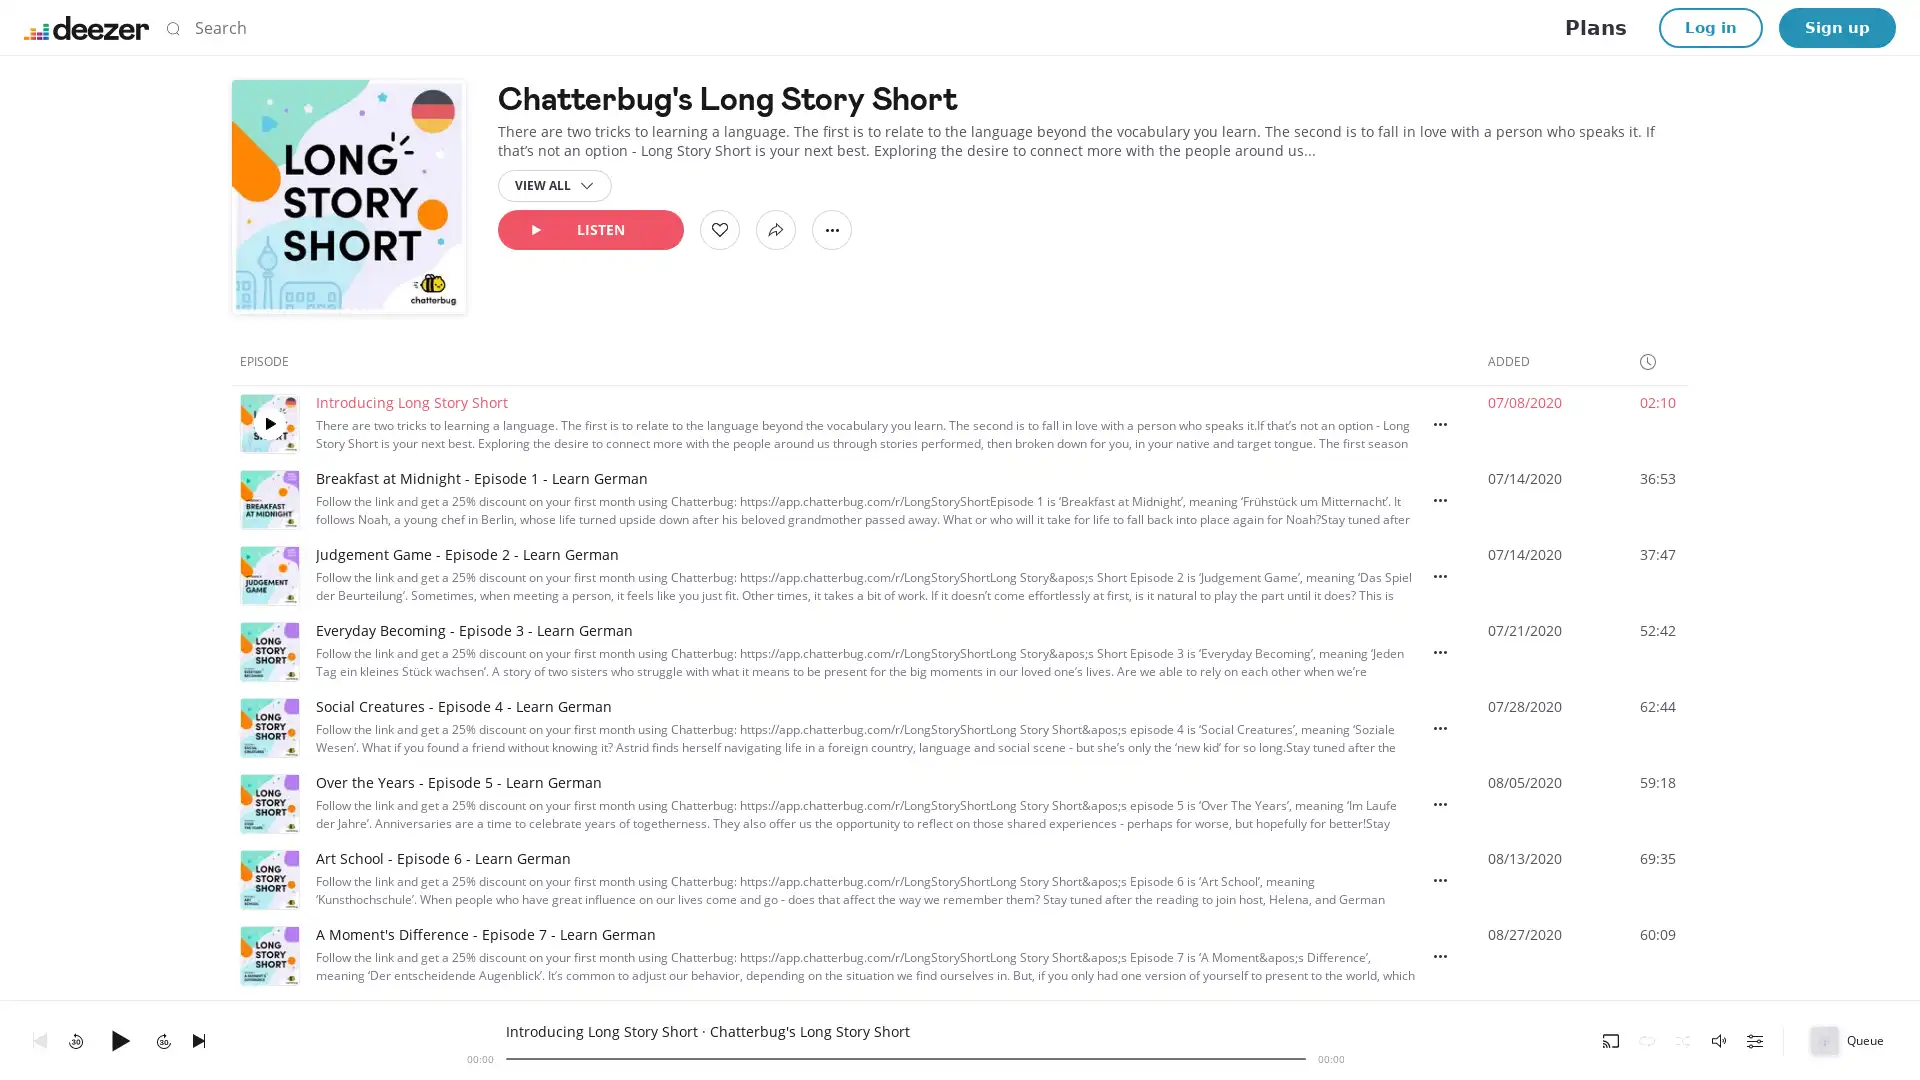 Image resolution: width=1920 pixels, height=1080 pixels. Describe the element at coordinates (268, 802) in the screenshot. I see `Play Over the Years - Episode 5 - Learn German by Chatterbug's Long Story Short` at that location.